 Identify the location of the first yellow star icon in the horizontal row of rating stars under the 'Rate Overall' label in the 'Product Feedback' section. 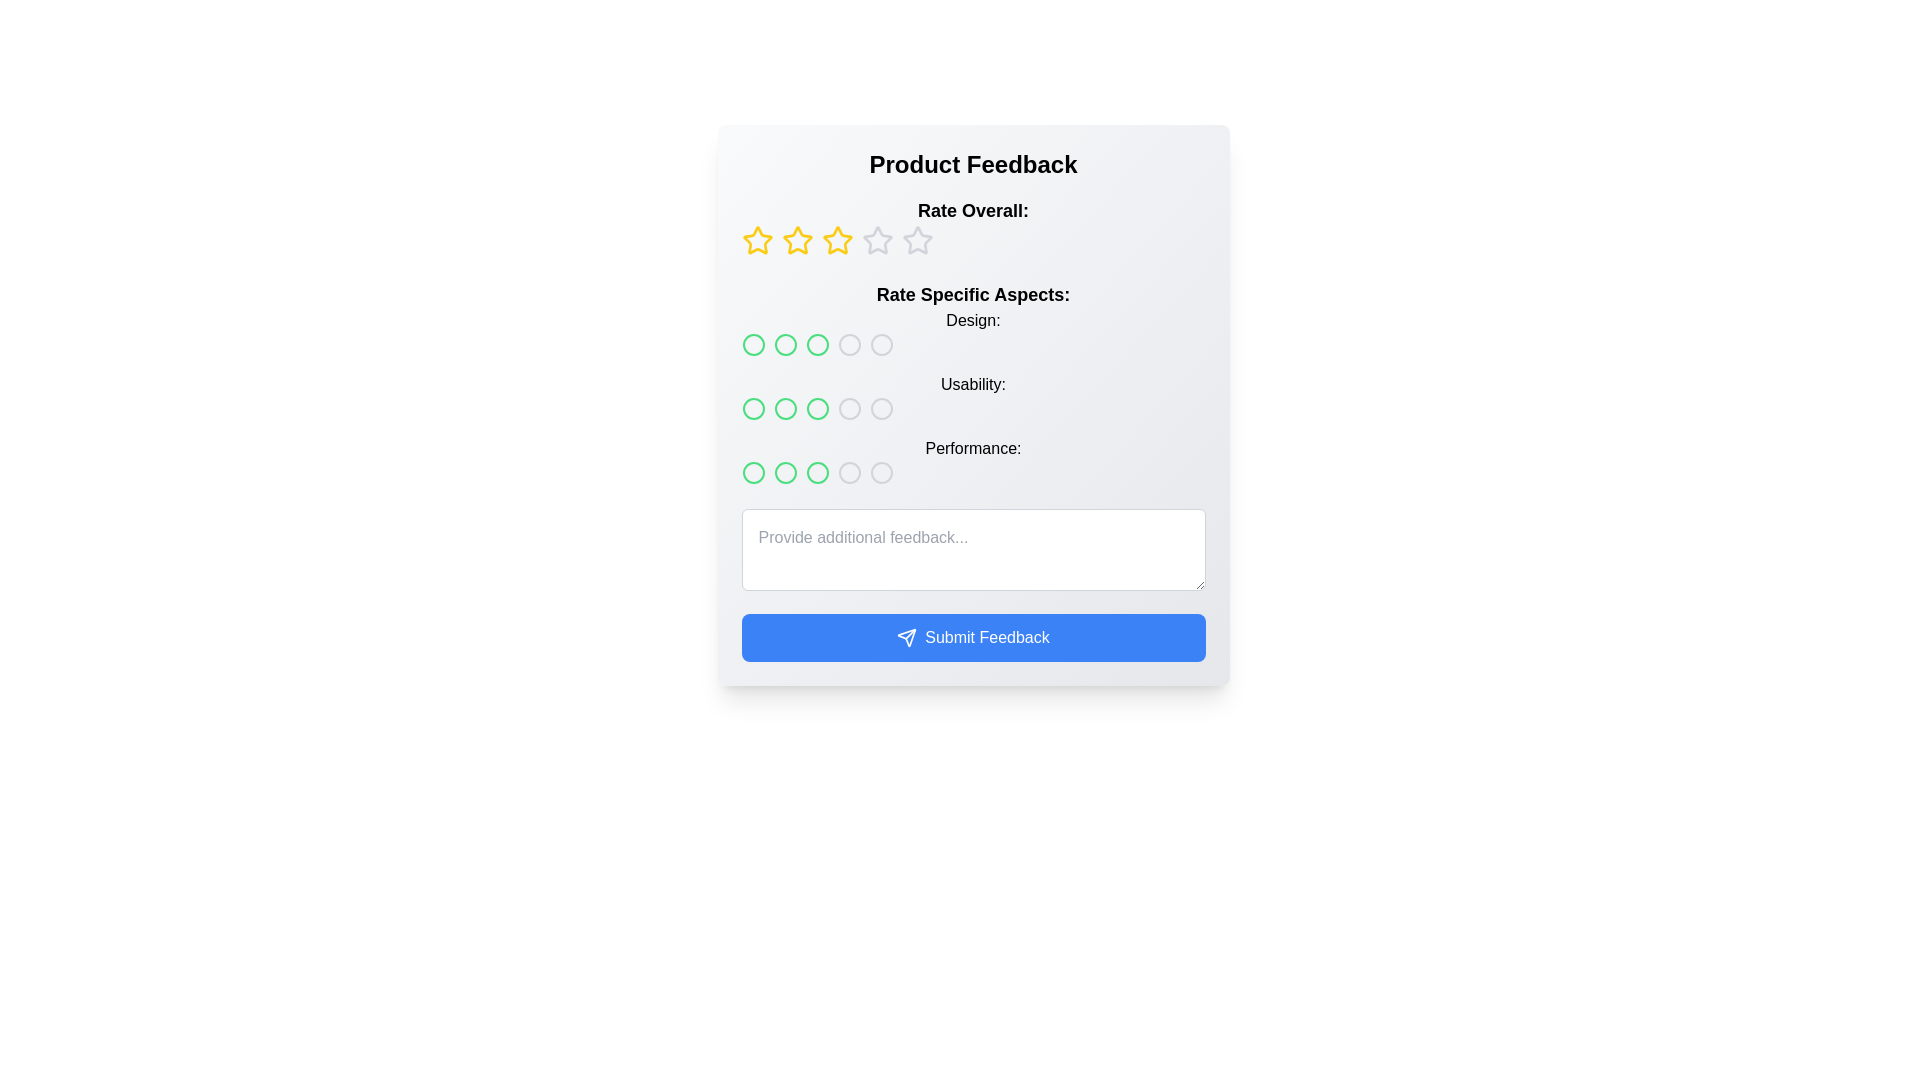
(756, 238).